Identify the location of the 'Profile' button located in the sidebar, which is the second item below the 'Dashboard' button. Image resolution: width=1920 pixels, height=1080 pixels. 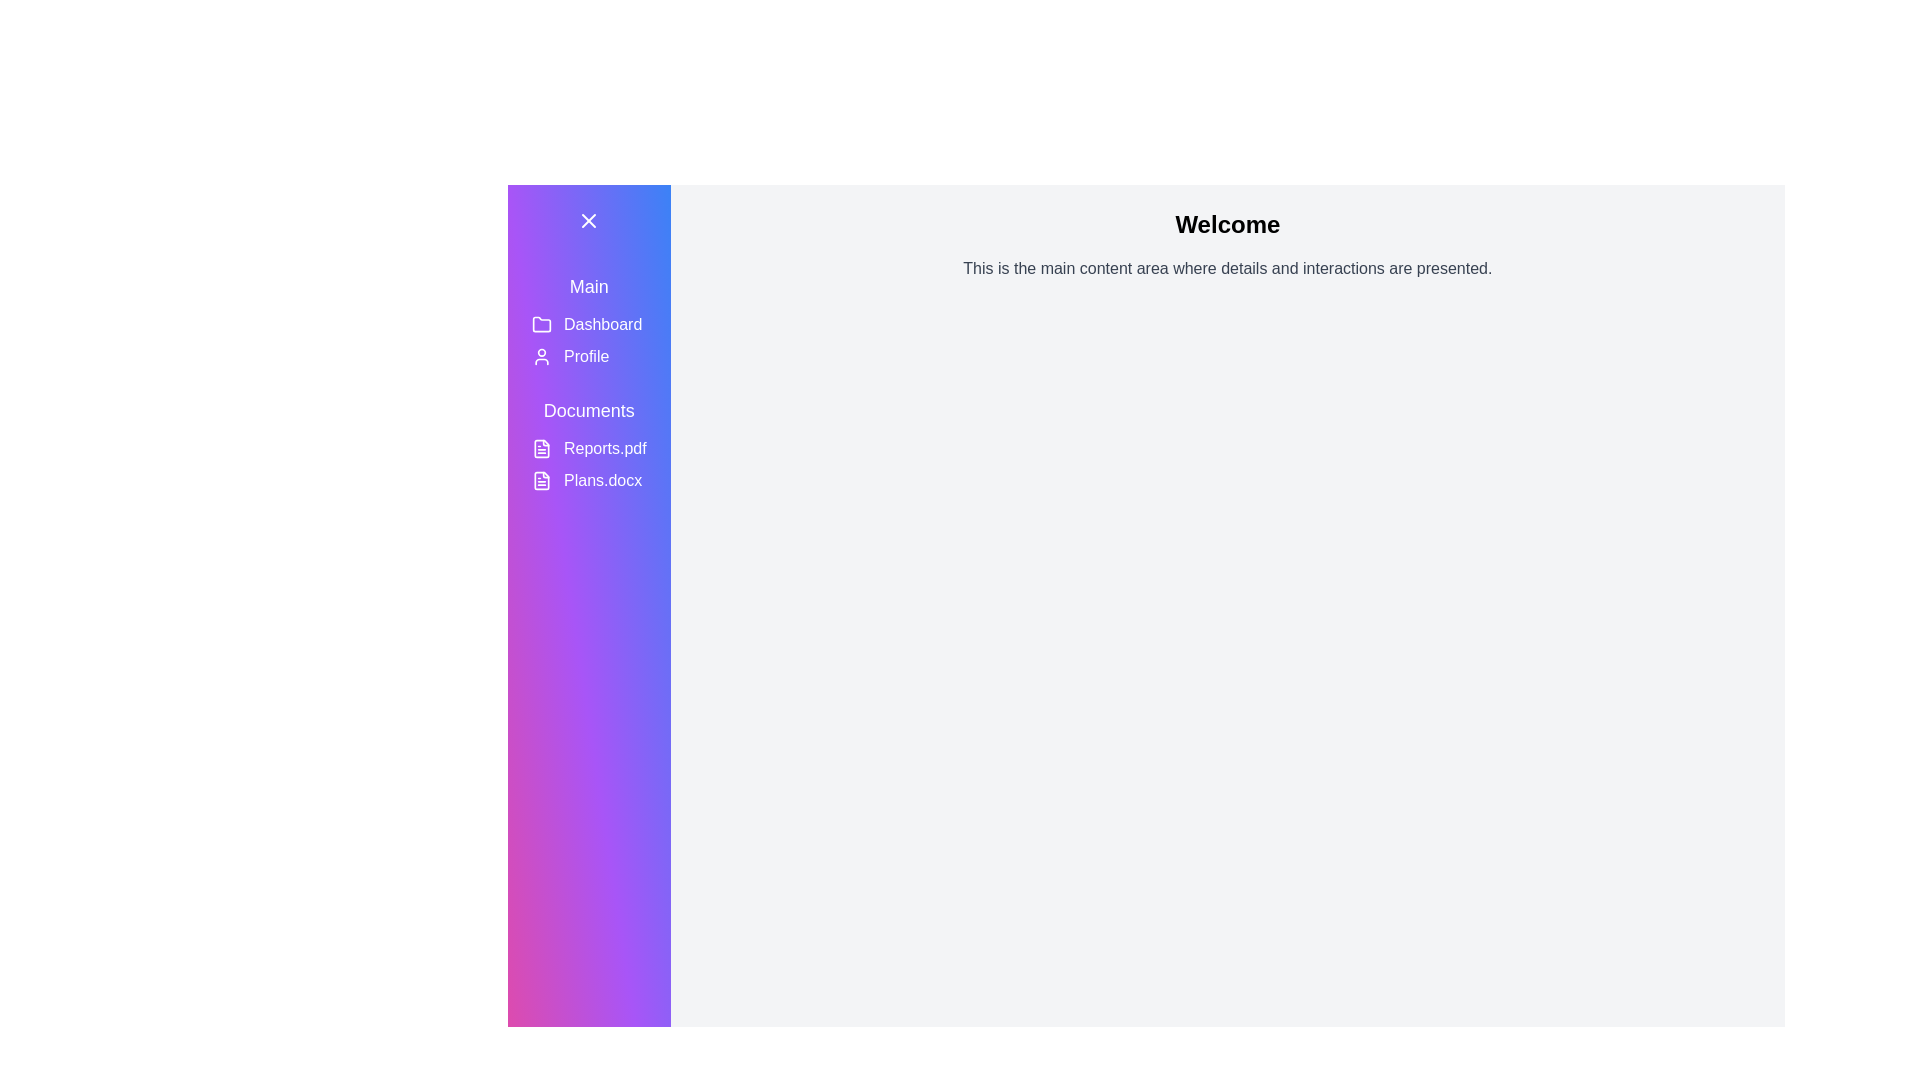
(588, 356).